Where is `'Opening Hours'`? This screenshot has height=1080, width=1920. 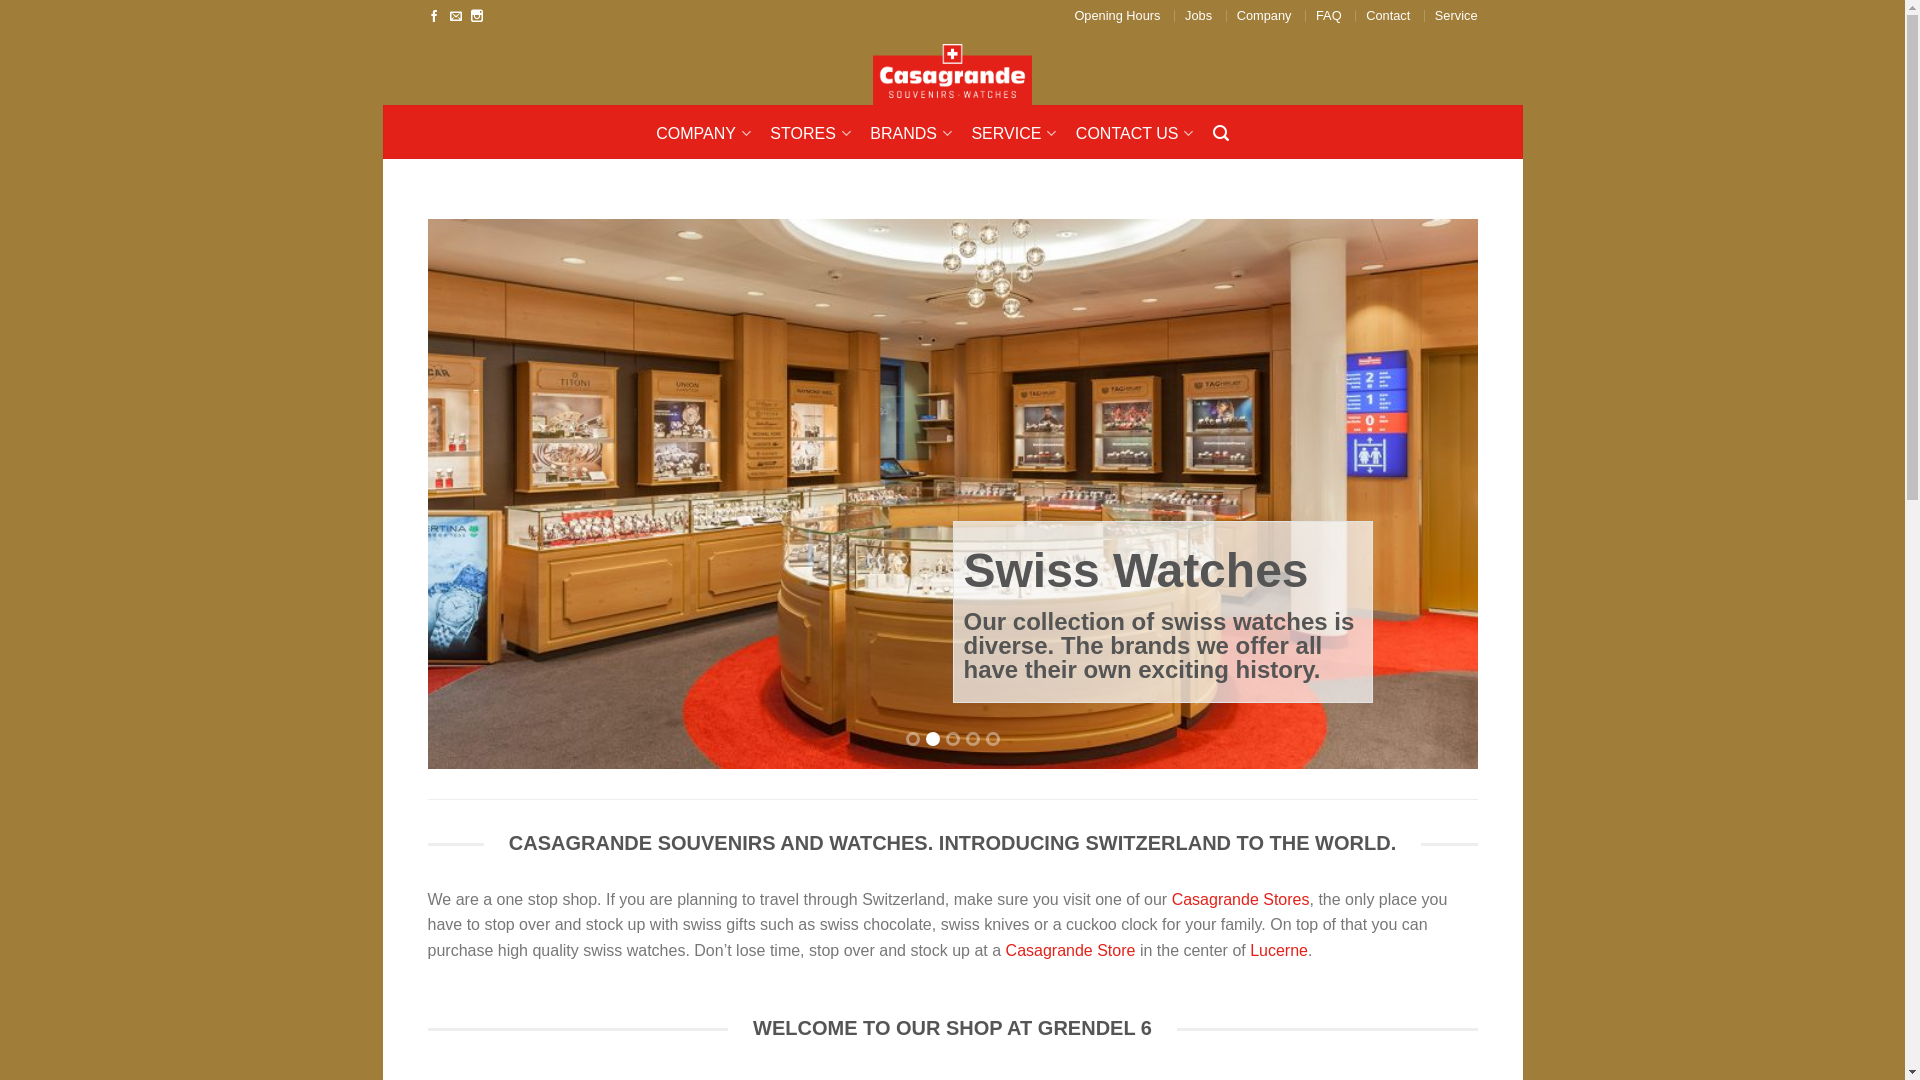
'Opening Hours' is located at coordinates (1116, 15).